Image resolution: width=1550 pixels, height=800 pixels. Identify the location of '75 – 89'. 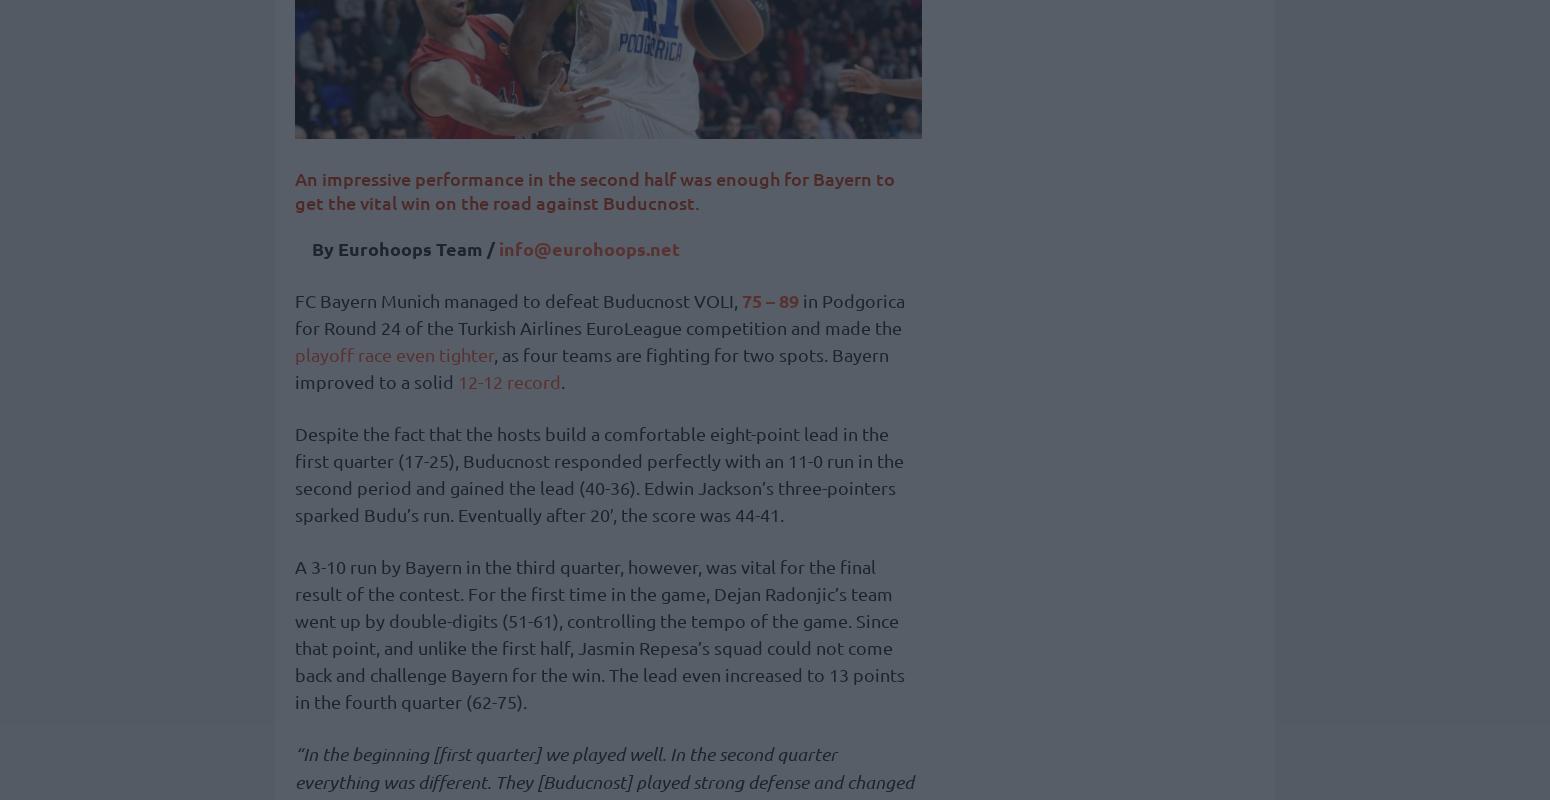
(741, 300).